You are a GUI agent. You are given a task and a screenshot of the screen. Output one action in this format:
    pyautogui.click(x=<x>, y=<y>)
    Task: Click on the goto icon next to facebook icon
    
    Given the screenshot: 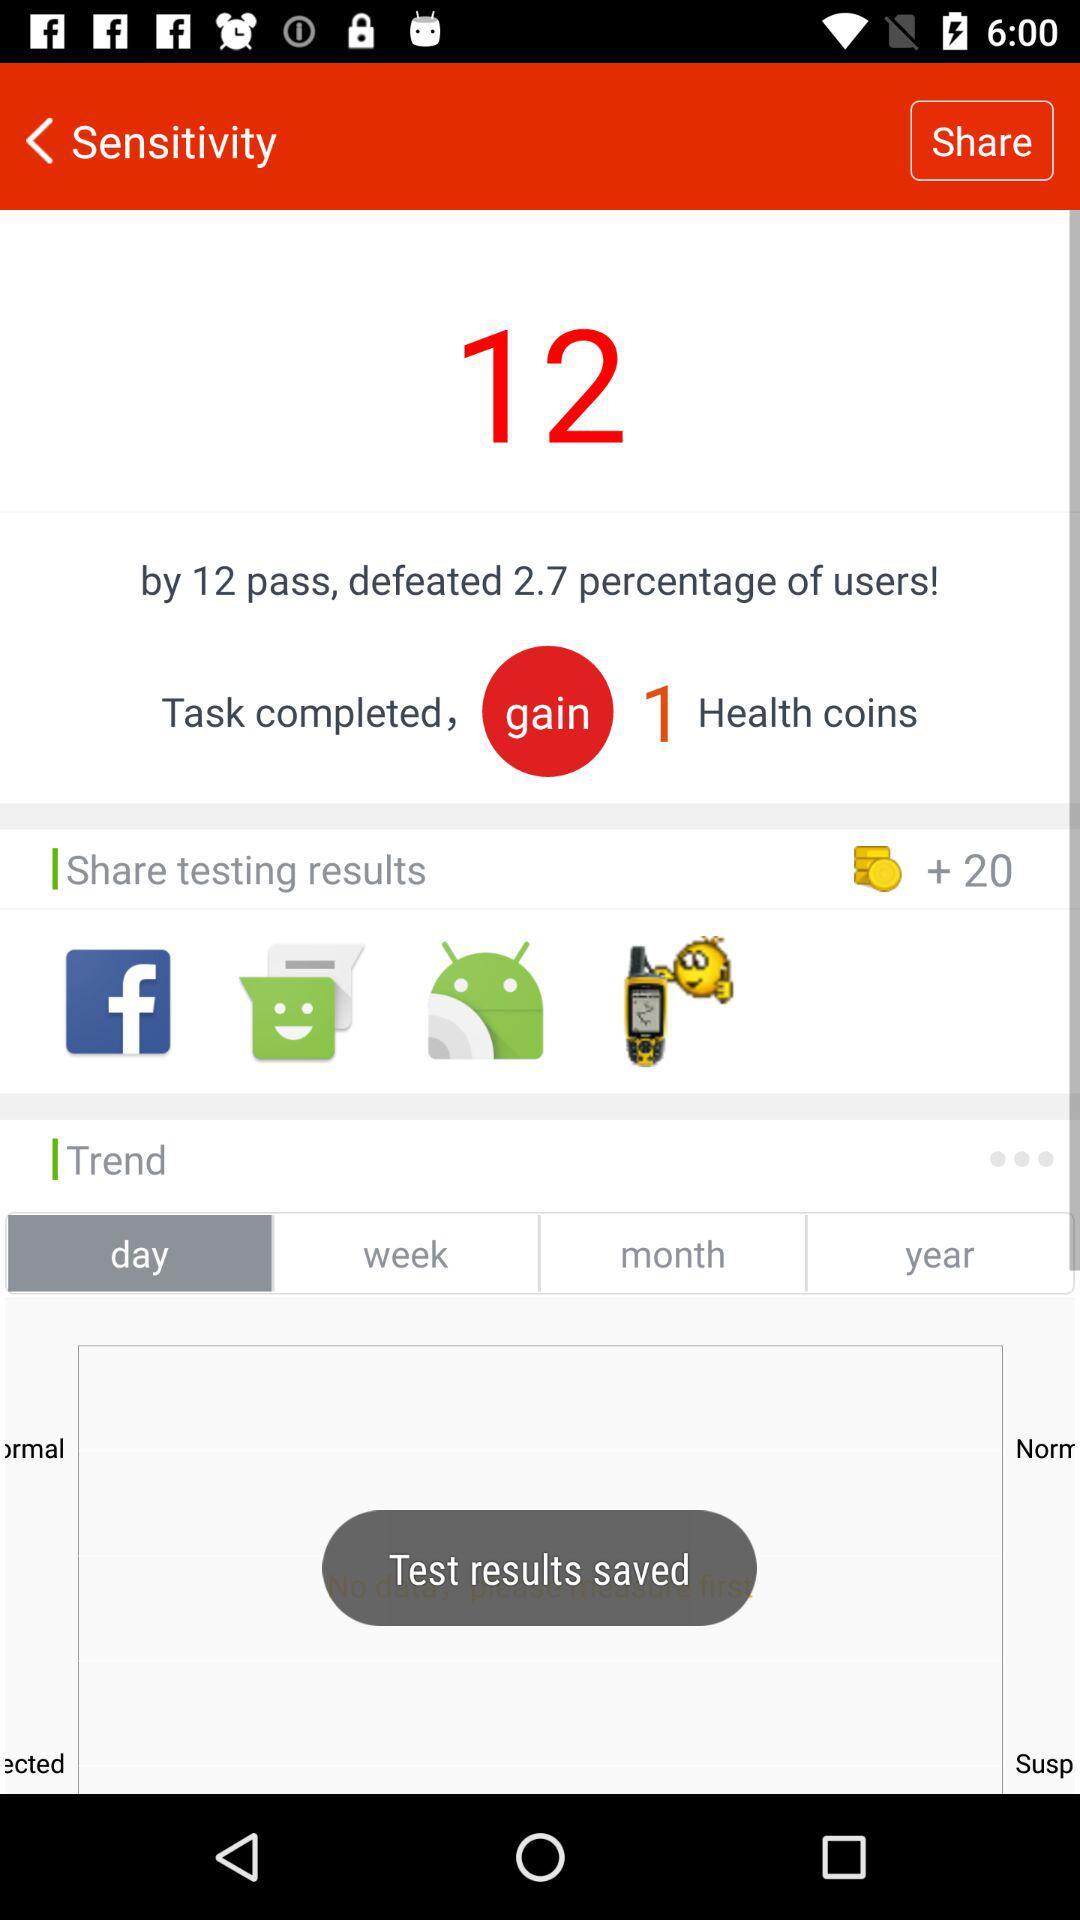 What is the action you would take?
    pyautogui.click(x=301, y=1001)
    